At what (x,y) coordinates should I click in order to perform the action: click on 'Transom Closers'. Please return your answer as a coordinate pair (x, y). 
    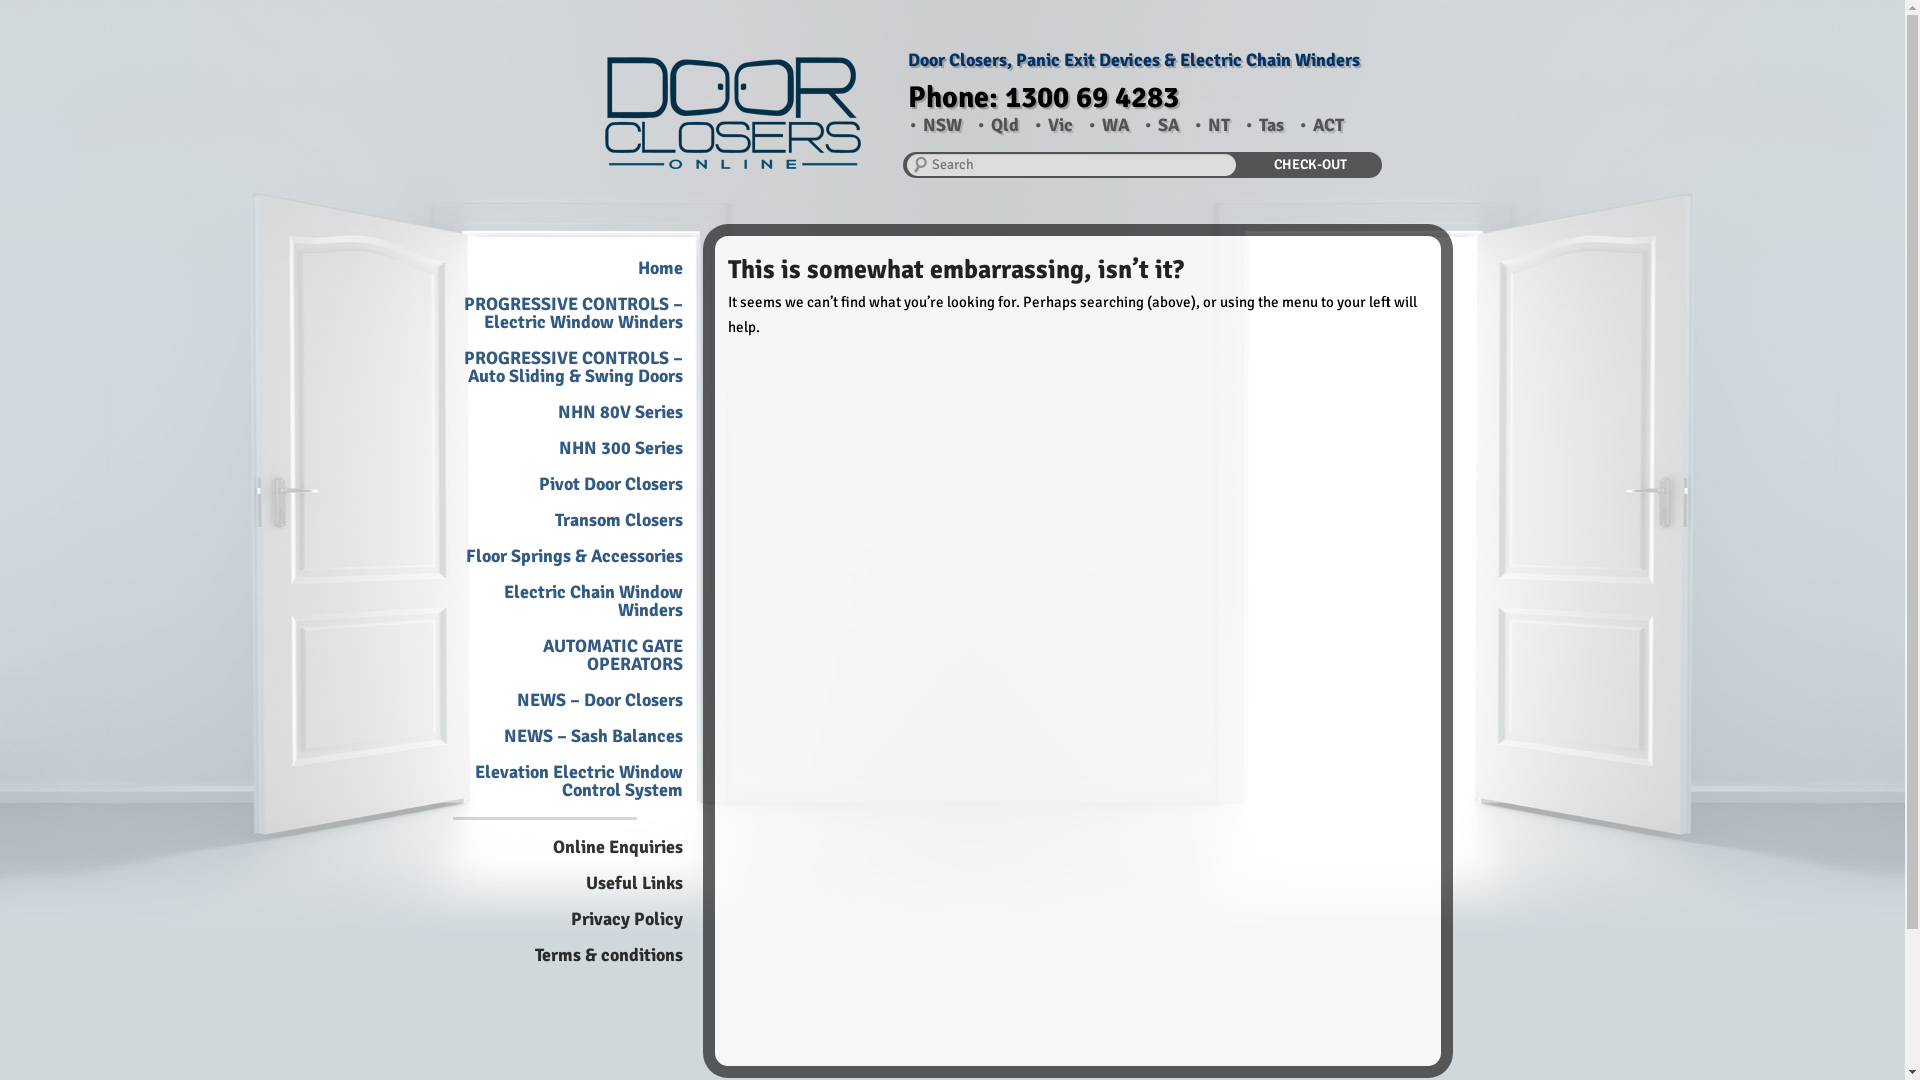
    Looking at the image, I should click on (617, 519).